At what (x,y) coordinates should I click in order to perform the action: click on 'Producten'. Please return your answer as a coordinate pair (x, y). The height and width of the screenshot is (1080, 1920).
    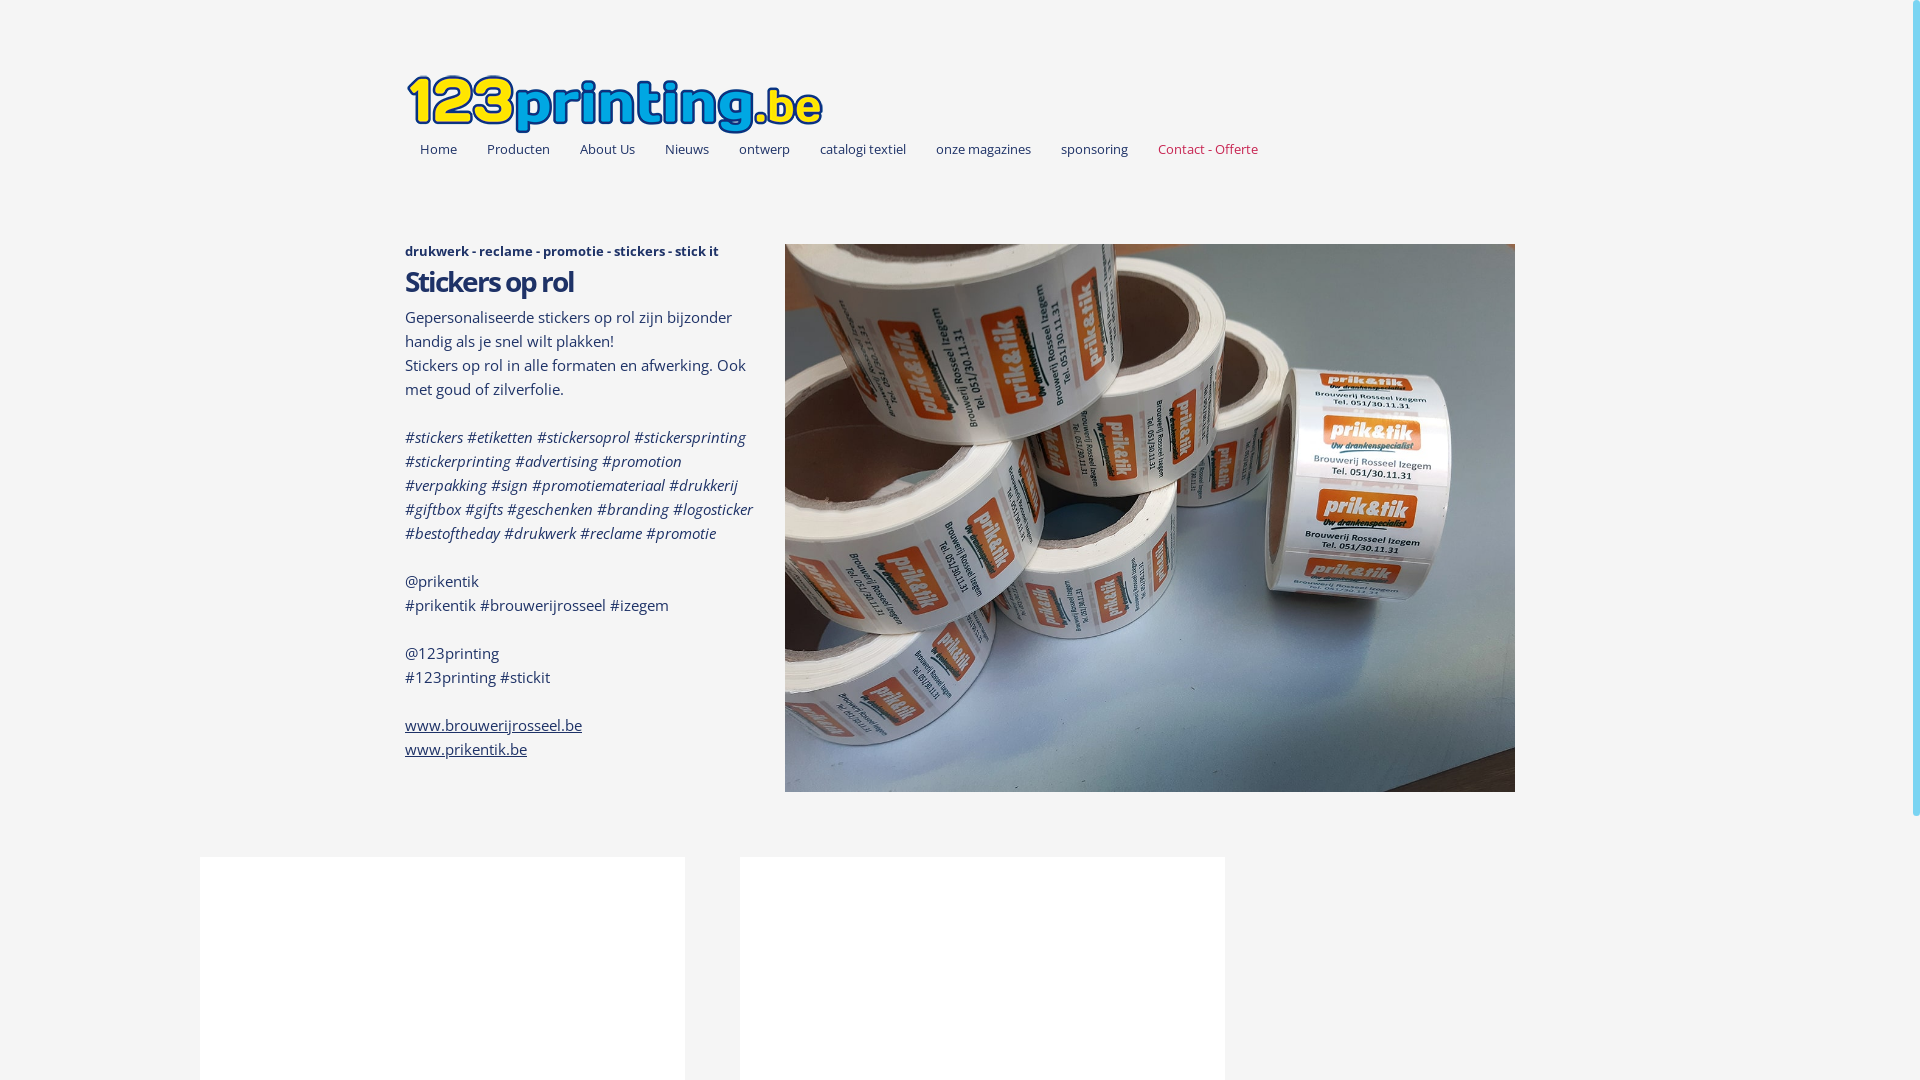
    Looking at the image, I should click on (518, 149).